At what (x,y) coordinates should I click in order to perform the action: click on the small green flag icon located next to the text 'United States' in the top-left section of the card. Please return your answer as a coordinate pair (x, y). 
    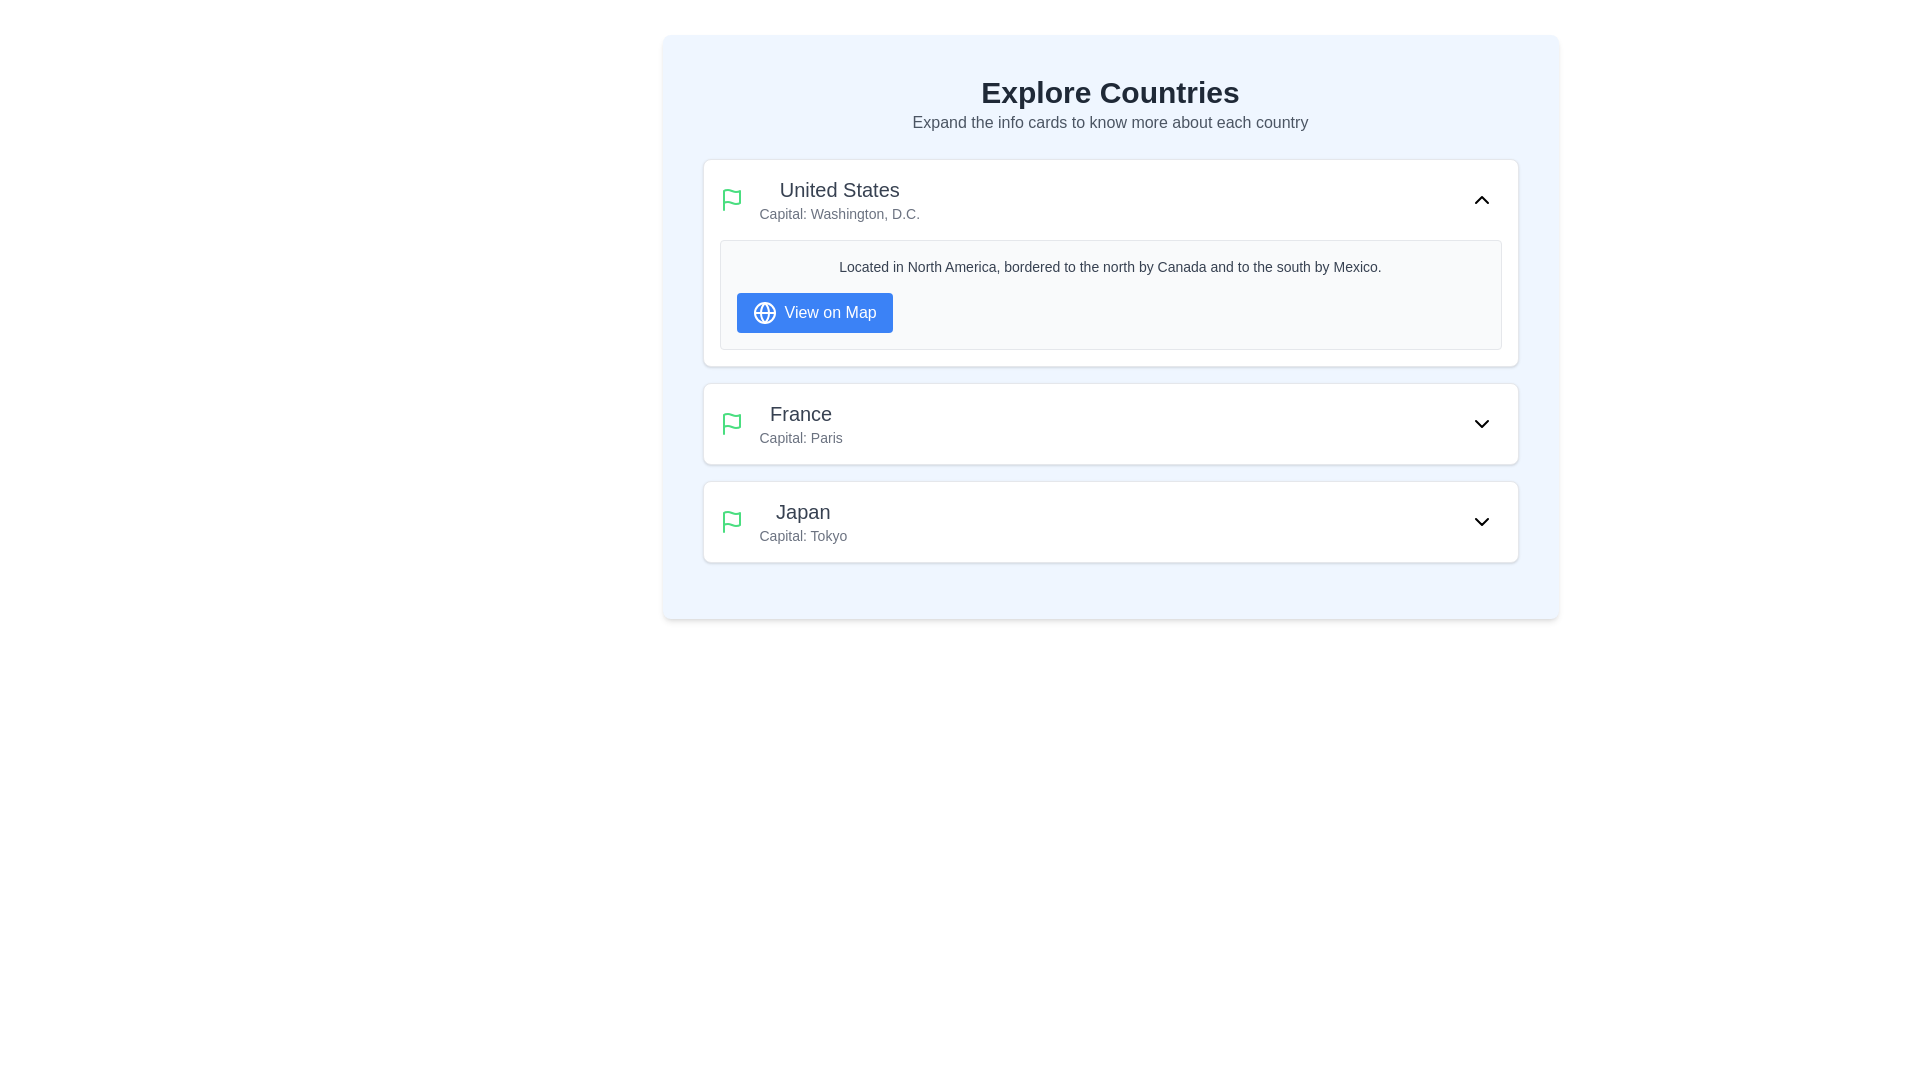
    Looking at the image, I should click on (730, 200).